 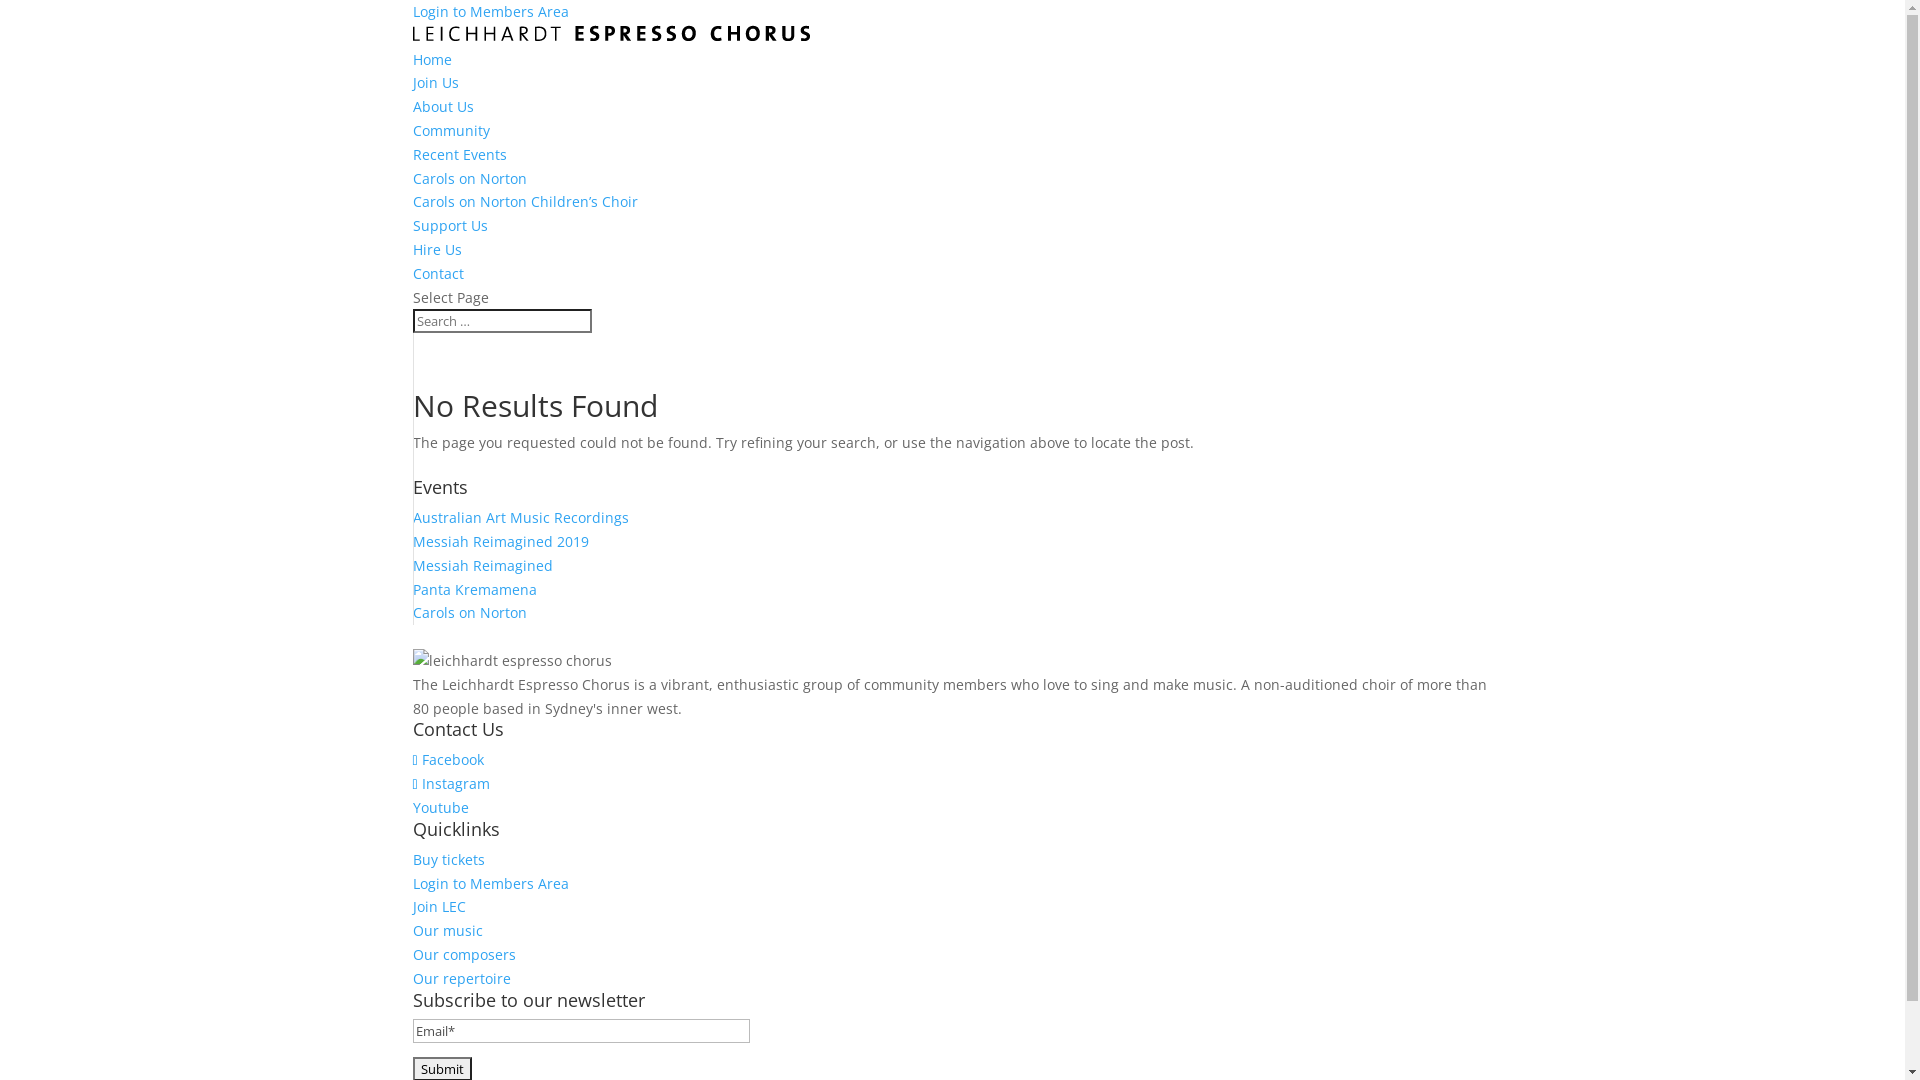 I want to click on 'Community', so click(x=411, y=130).